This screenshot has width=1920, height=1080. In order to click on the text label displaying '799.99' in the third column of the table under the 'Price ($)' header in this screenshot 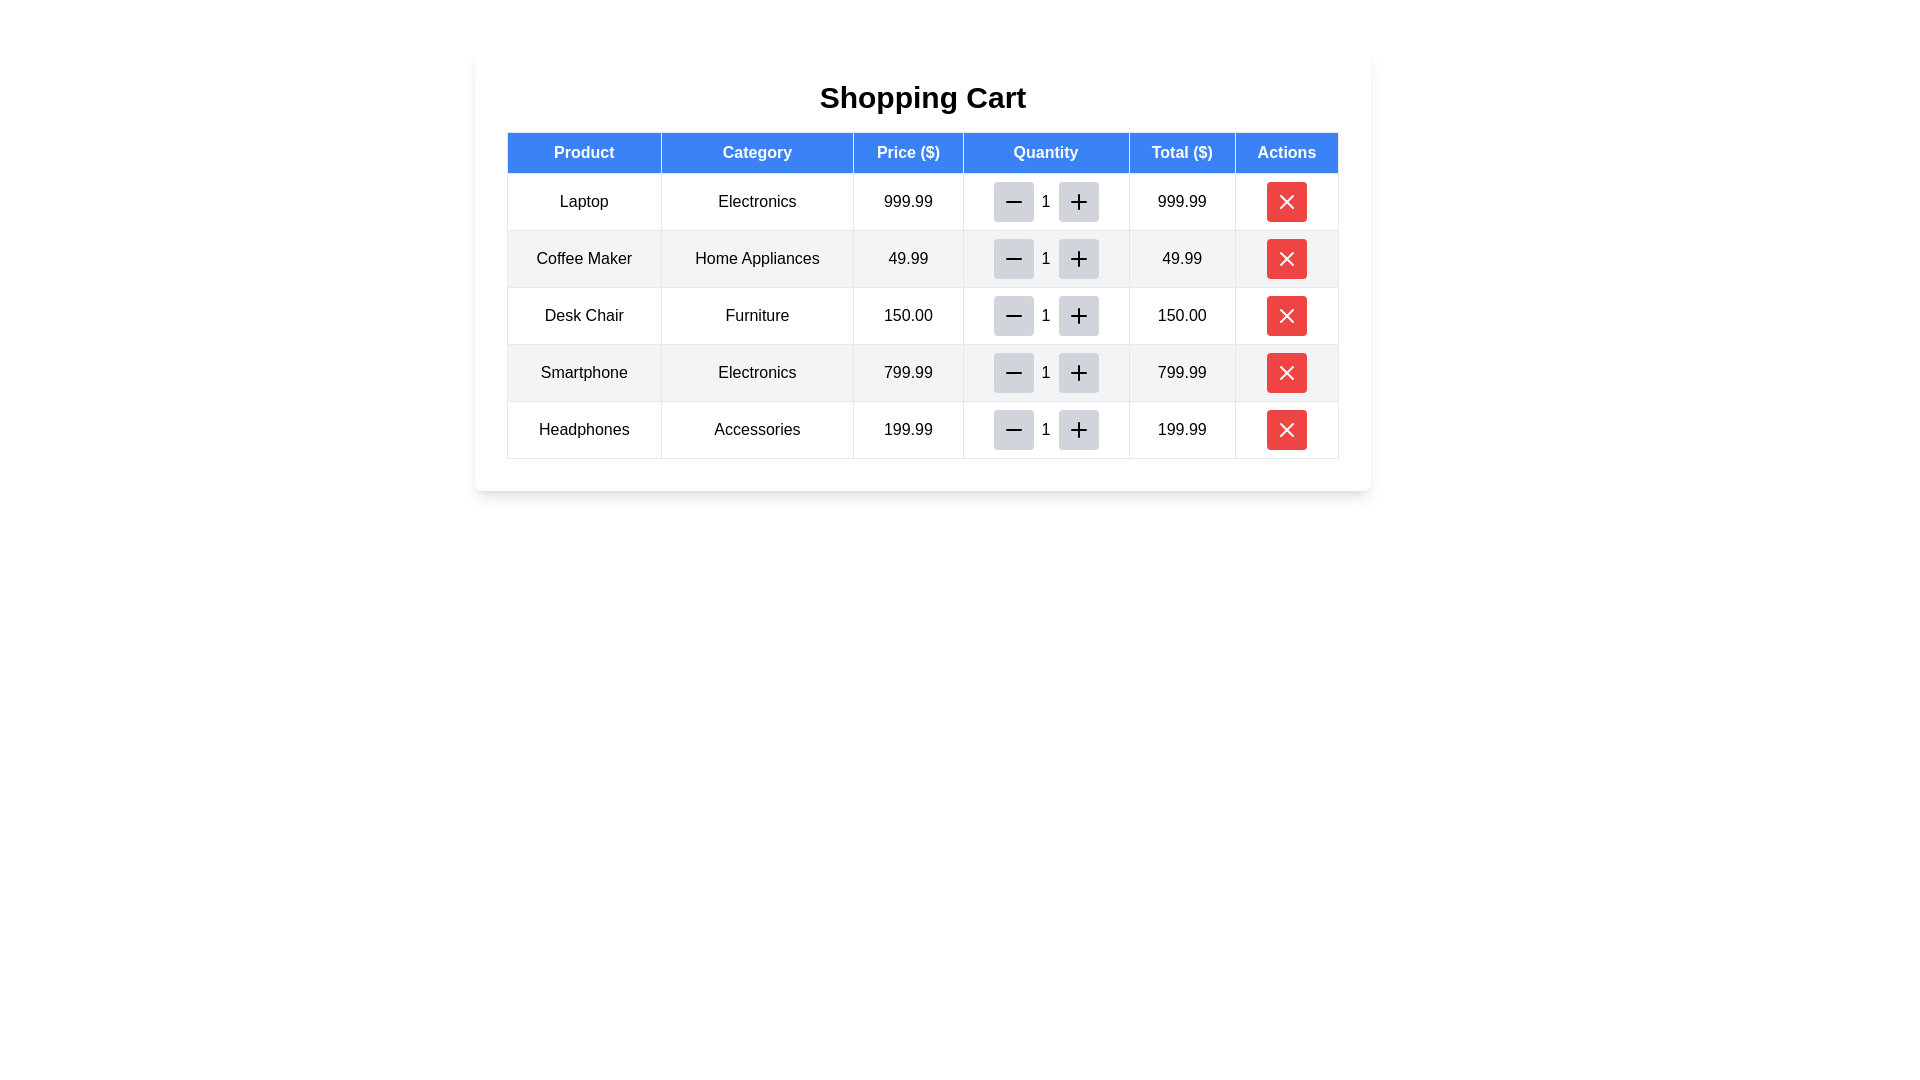, I will do `click(907, 373)`.